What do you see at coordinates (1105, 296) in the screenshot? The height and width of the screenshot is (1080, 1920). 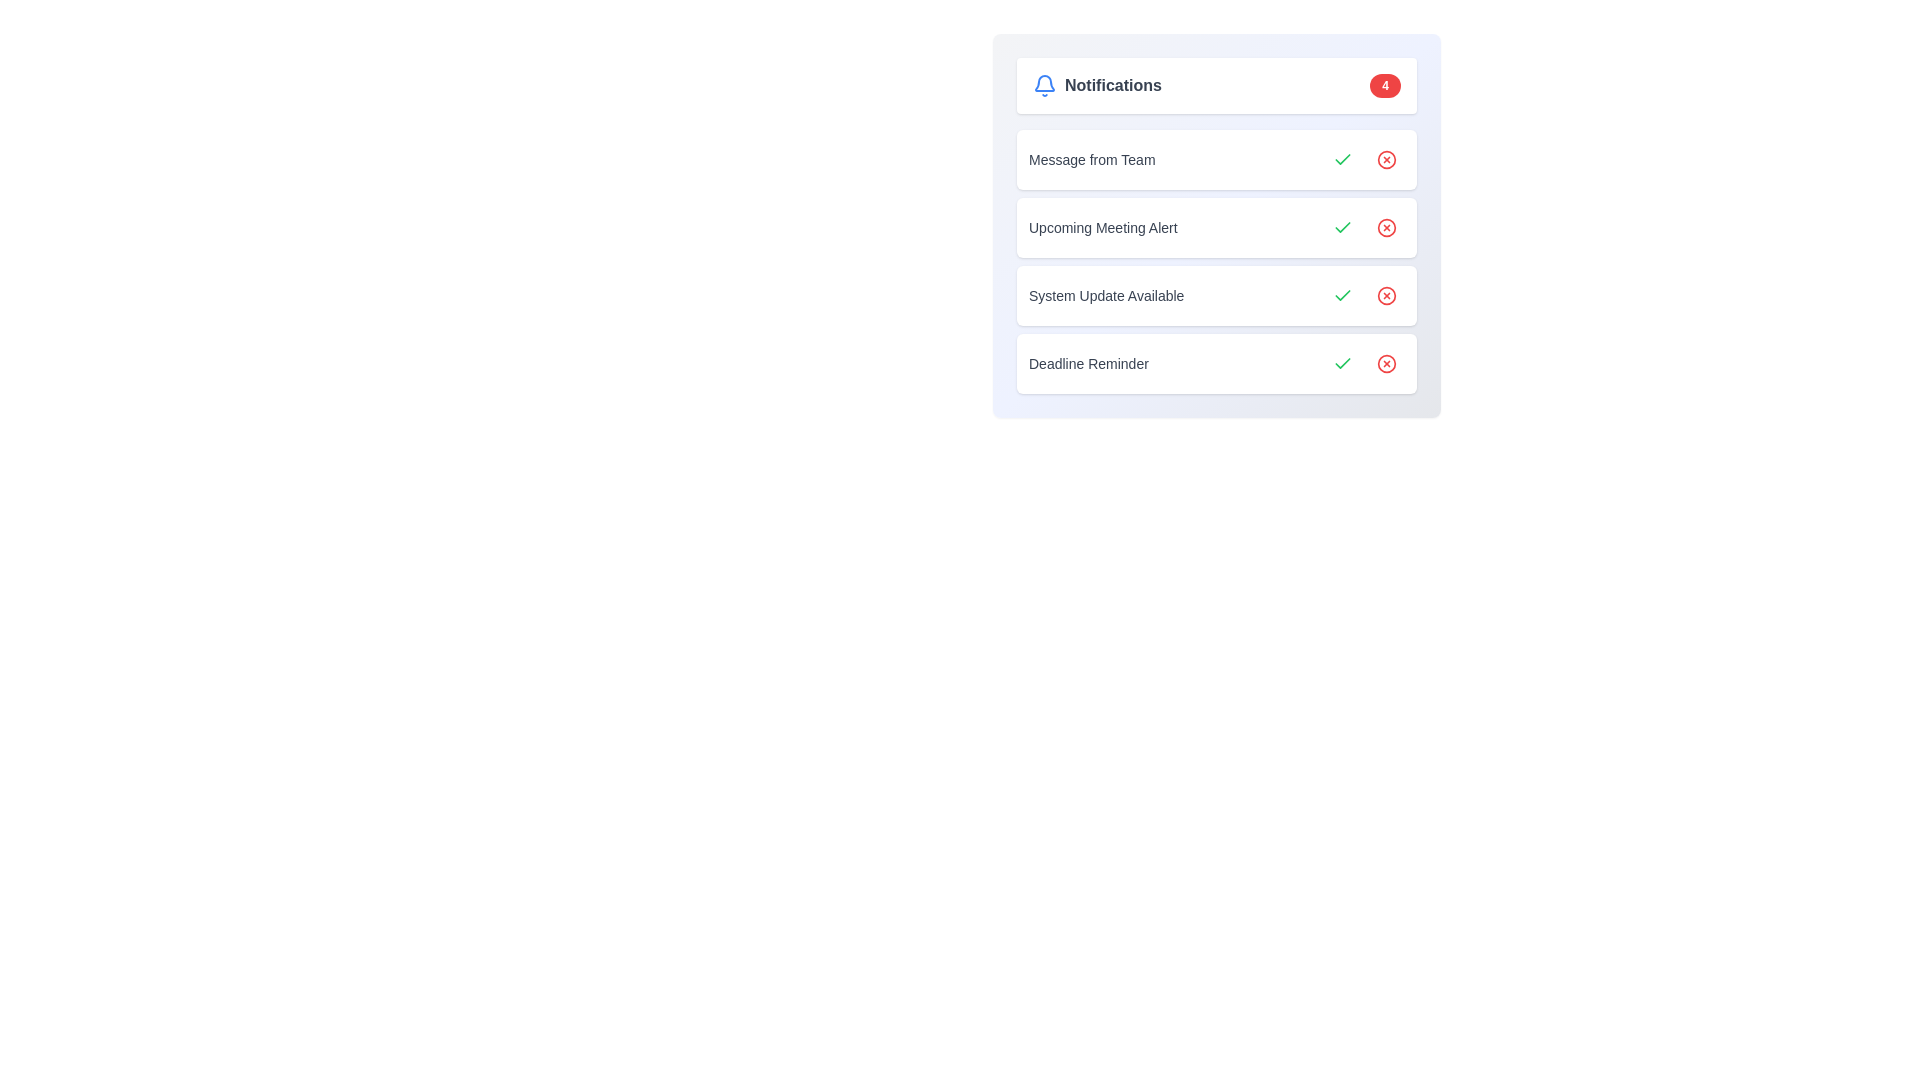 I see `the 'System Update Available' text label, which is the third item in the notifications list, styled in a small, medium weight, gray font` at bounding box center [1105, 296].